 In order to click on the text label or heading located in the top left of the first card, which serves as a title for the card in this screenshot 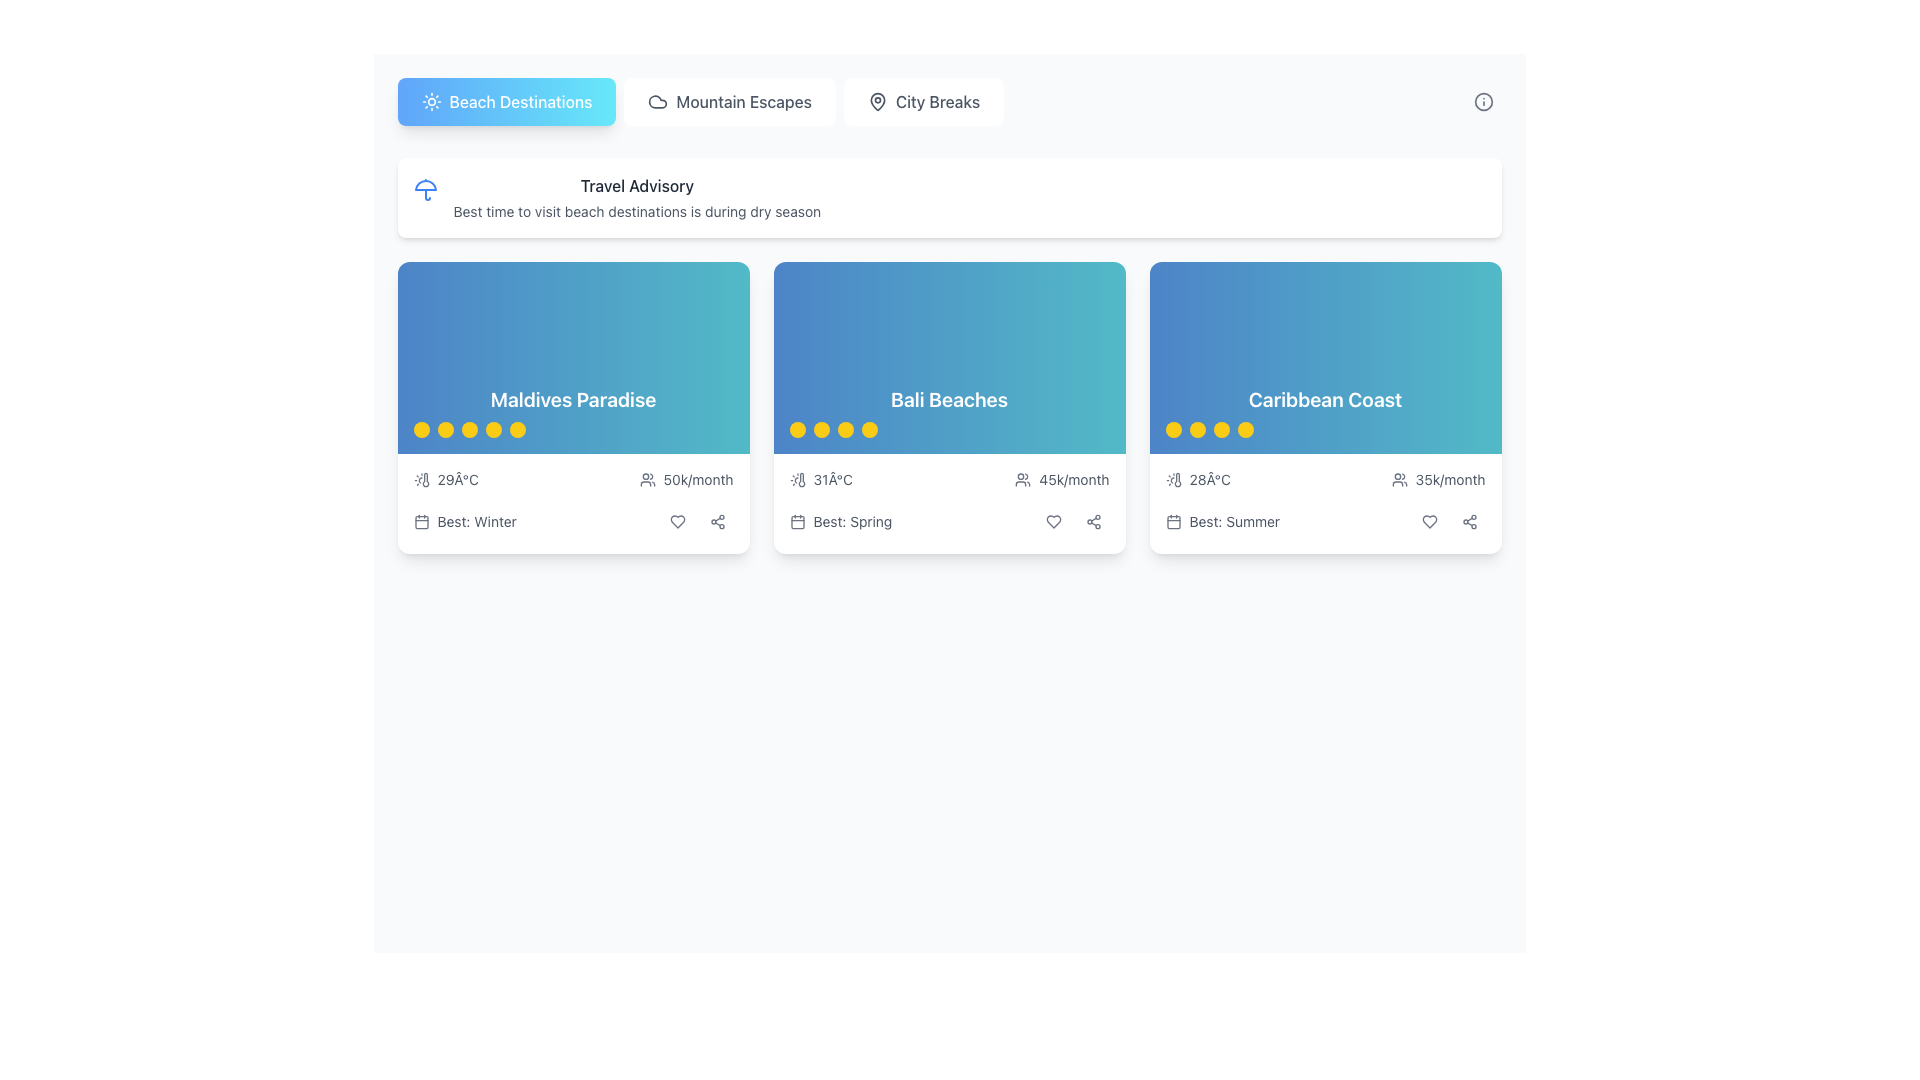, I will do `click(572, 400)`.